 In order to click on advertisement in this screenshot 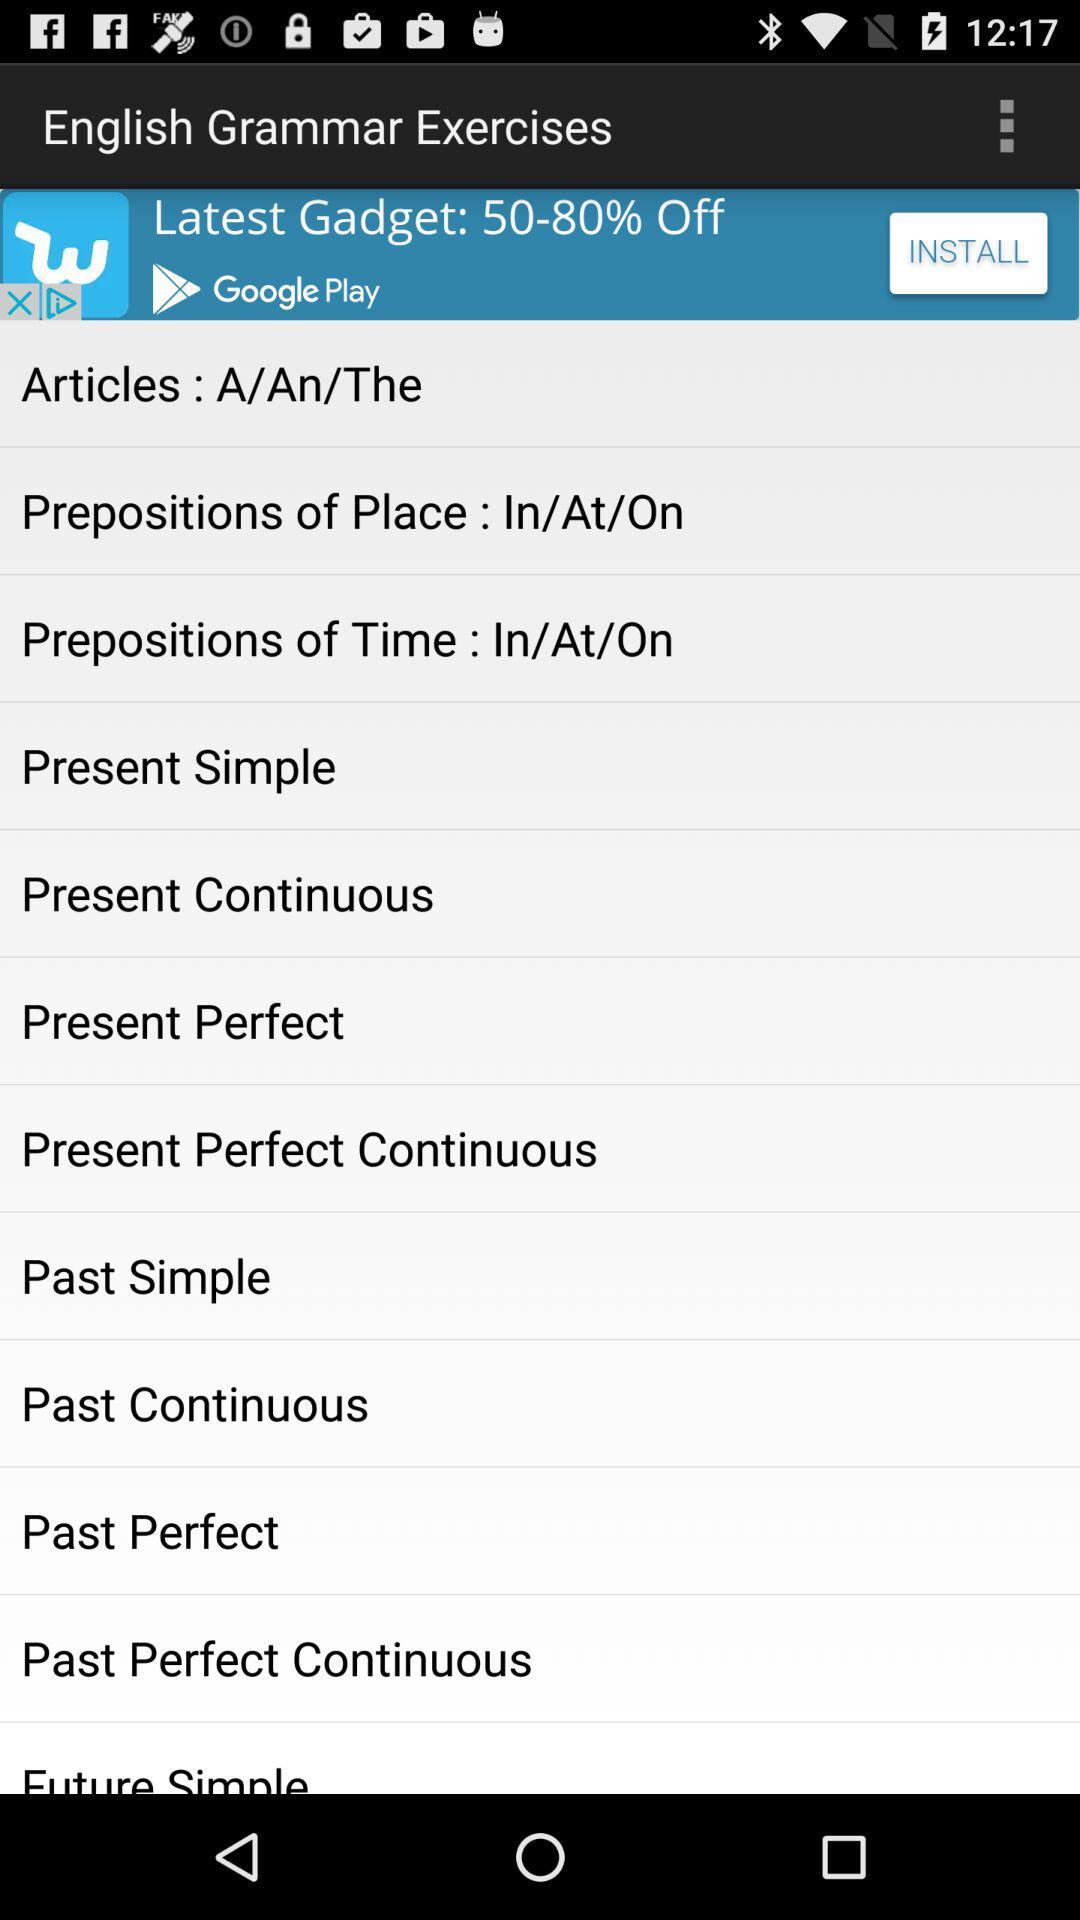, I will do `click(540, 253)`.